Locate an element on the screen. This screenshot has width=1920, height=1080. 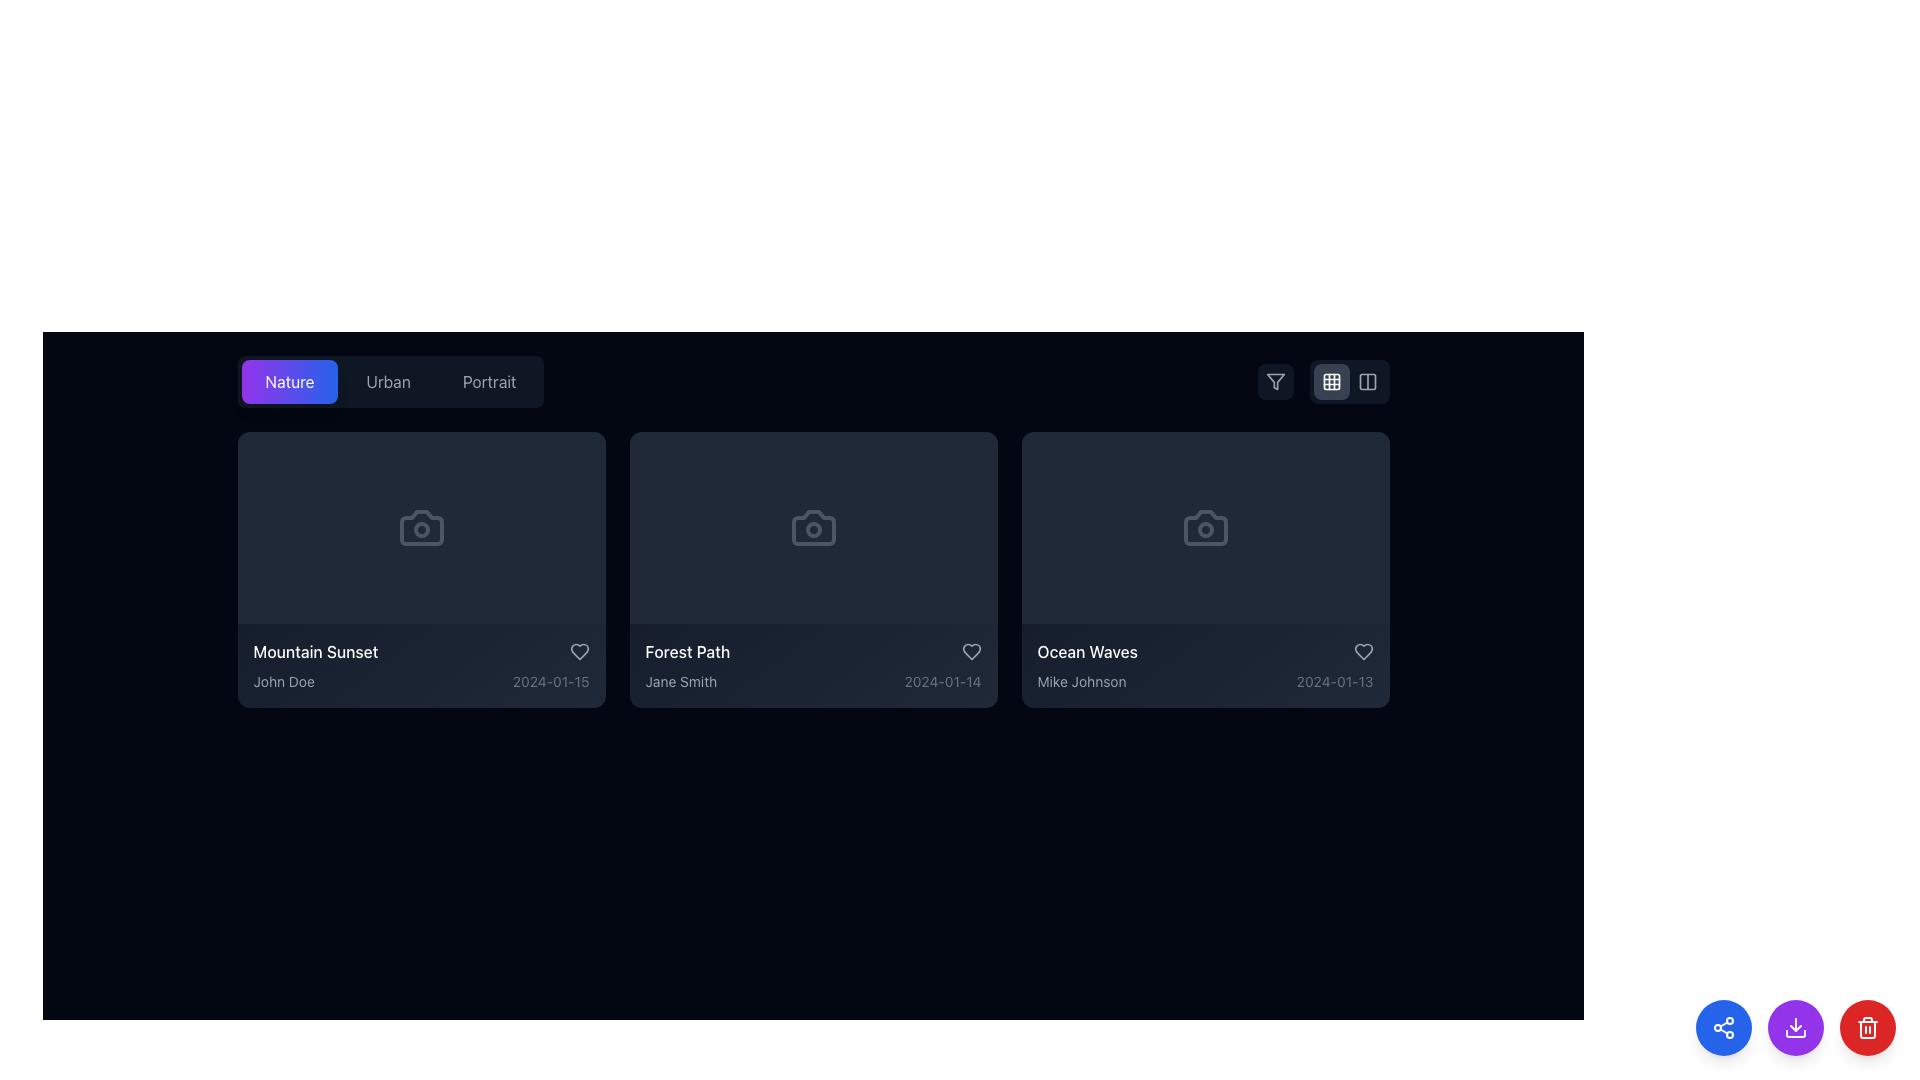
the download button with a purple circular background and a white downward-facing arrow icon is located at coordinates (1795, 1028).